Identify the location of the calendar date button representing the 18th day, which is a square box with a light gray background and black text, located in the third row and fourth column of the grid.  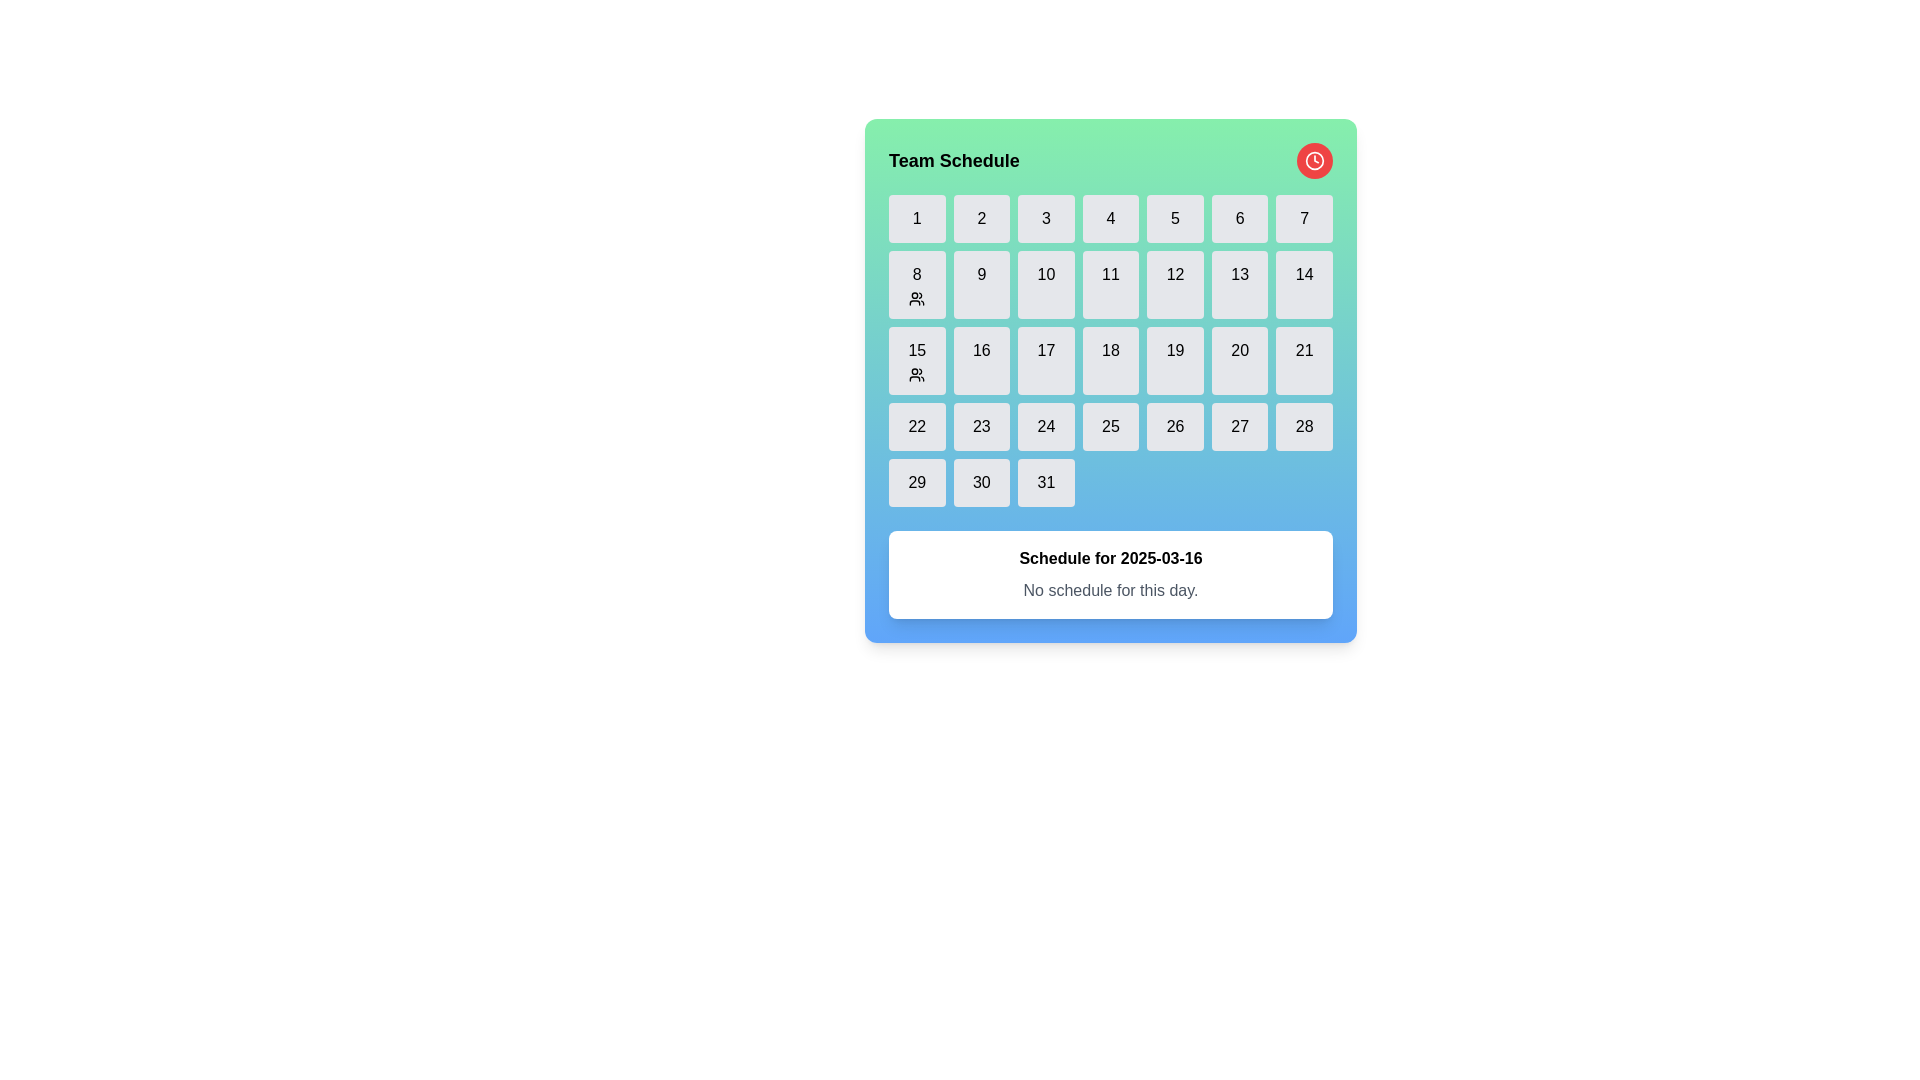
(1109, 361).